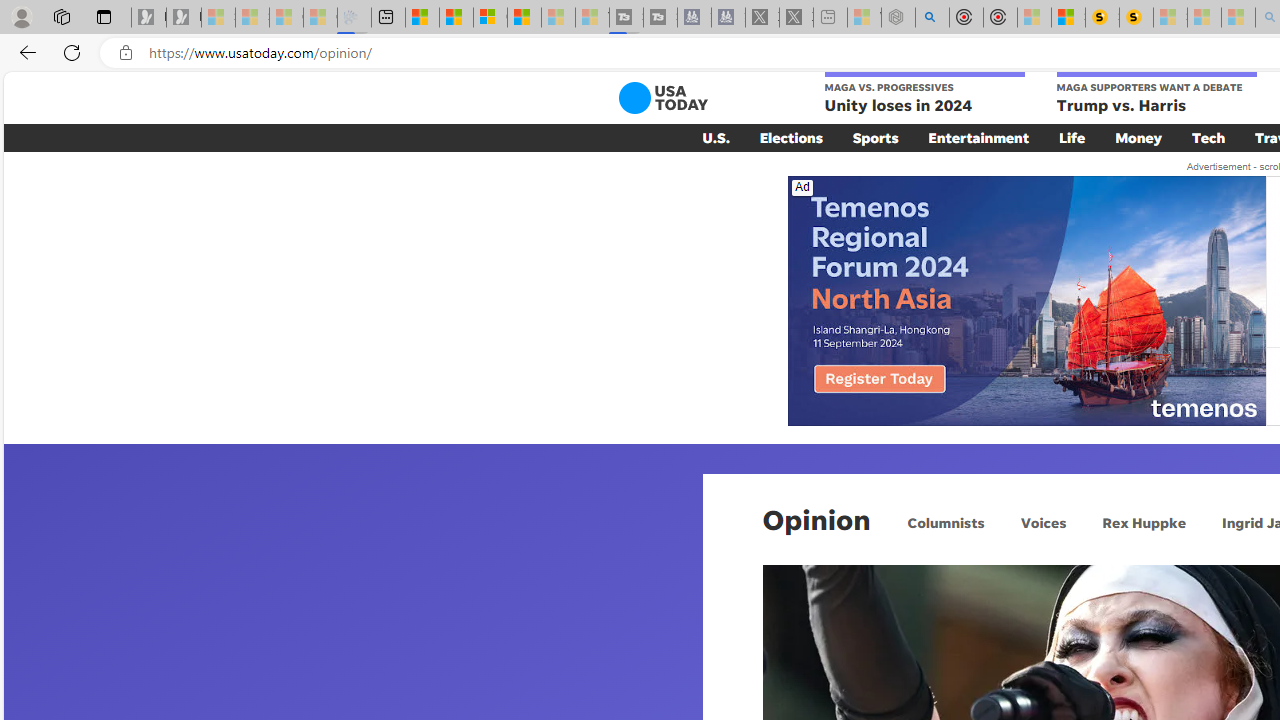  Describe the element at coordinates (1026, 300) in the screenshot. I see `'Class: ns-dqusr-e-4'` at that location.